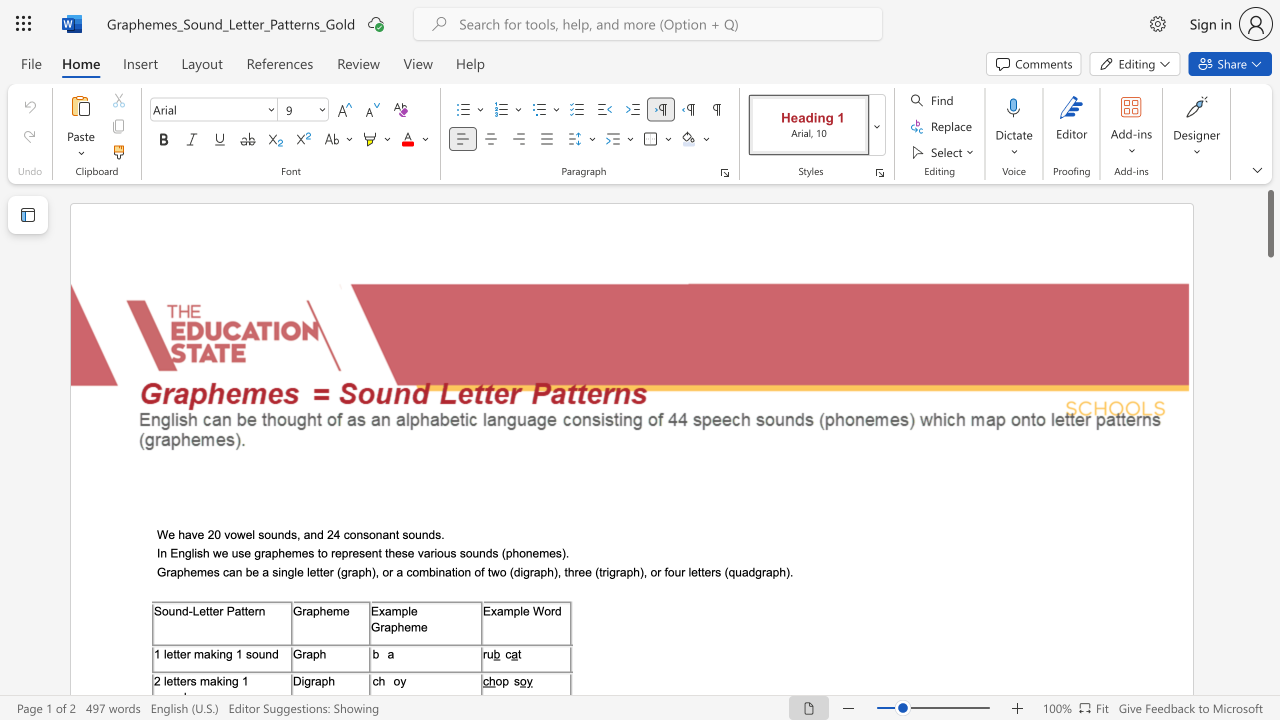 This screenshot has width=1280, height=720. I want to click on the scrollbar to slide the page down, so click(1269, 560).